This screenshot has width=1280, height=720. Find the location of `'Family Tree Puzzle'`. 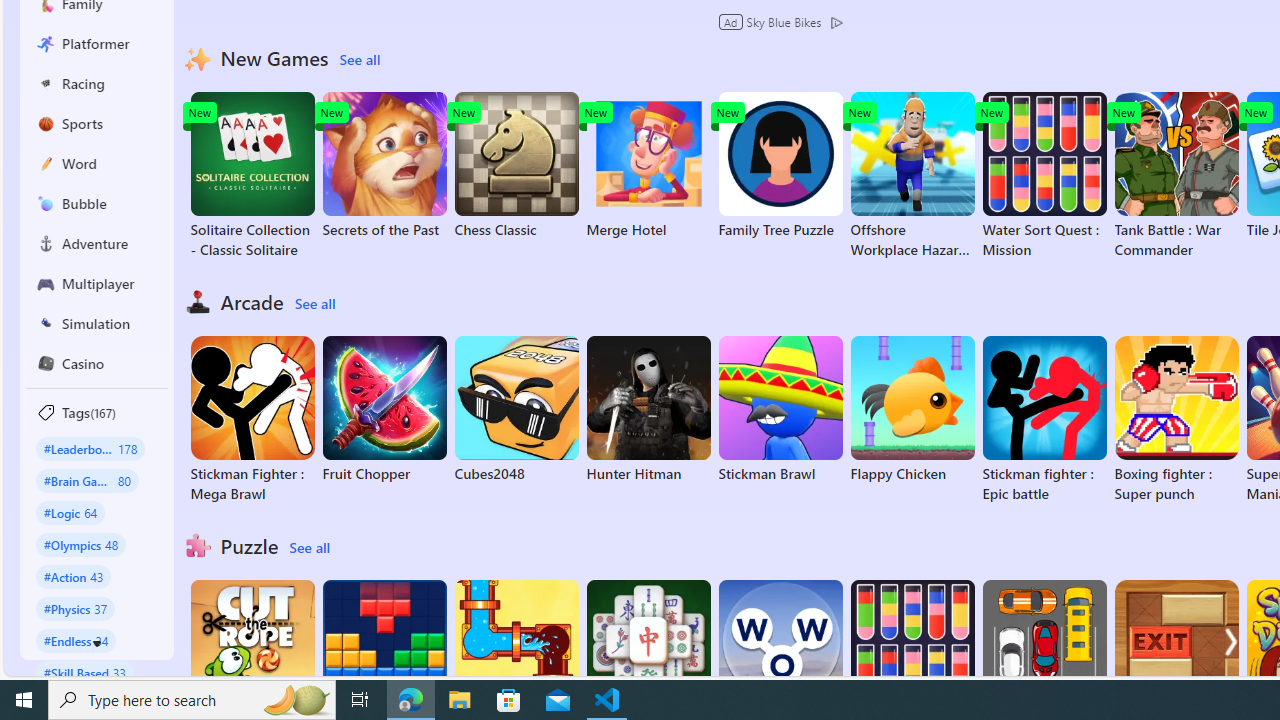

'Family Tree Puzzle' is located at coordinates (779, 164).